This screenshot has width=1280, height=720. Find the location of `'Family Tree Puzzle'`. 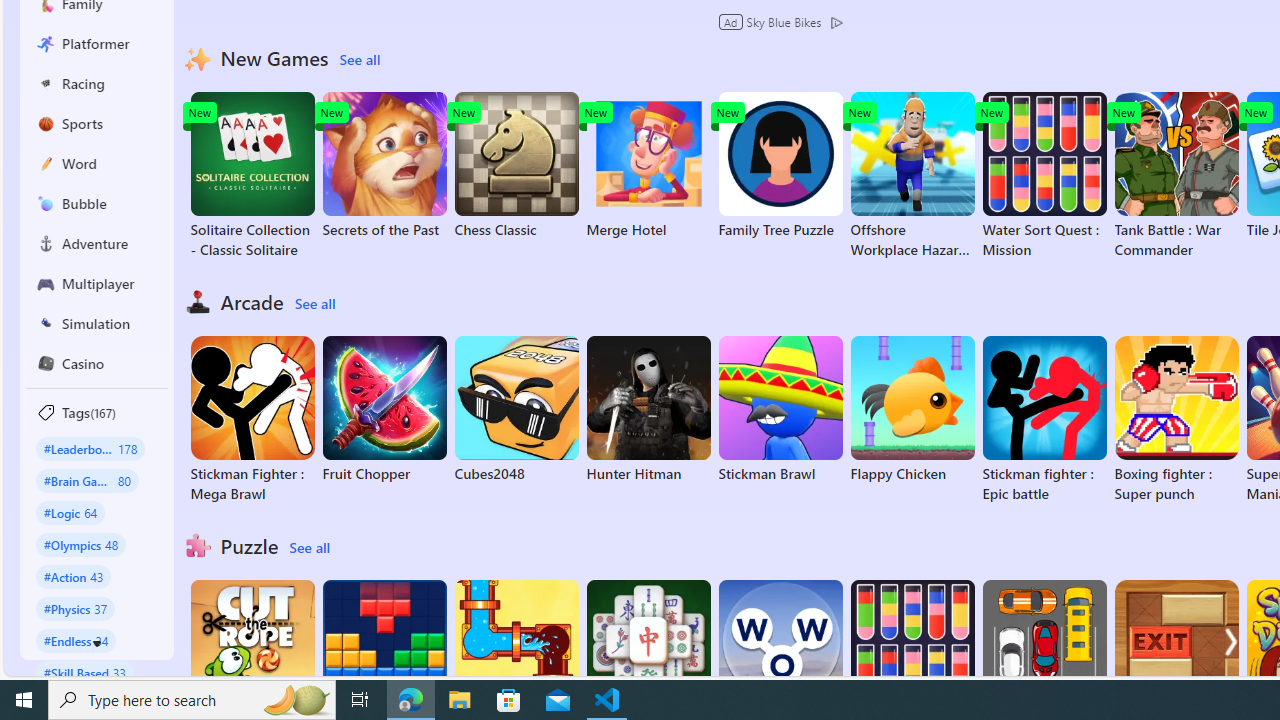

'Family Tree Puzzle' is located at coordinates (779, 164).